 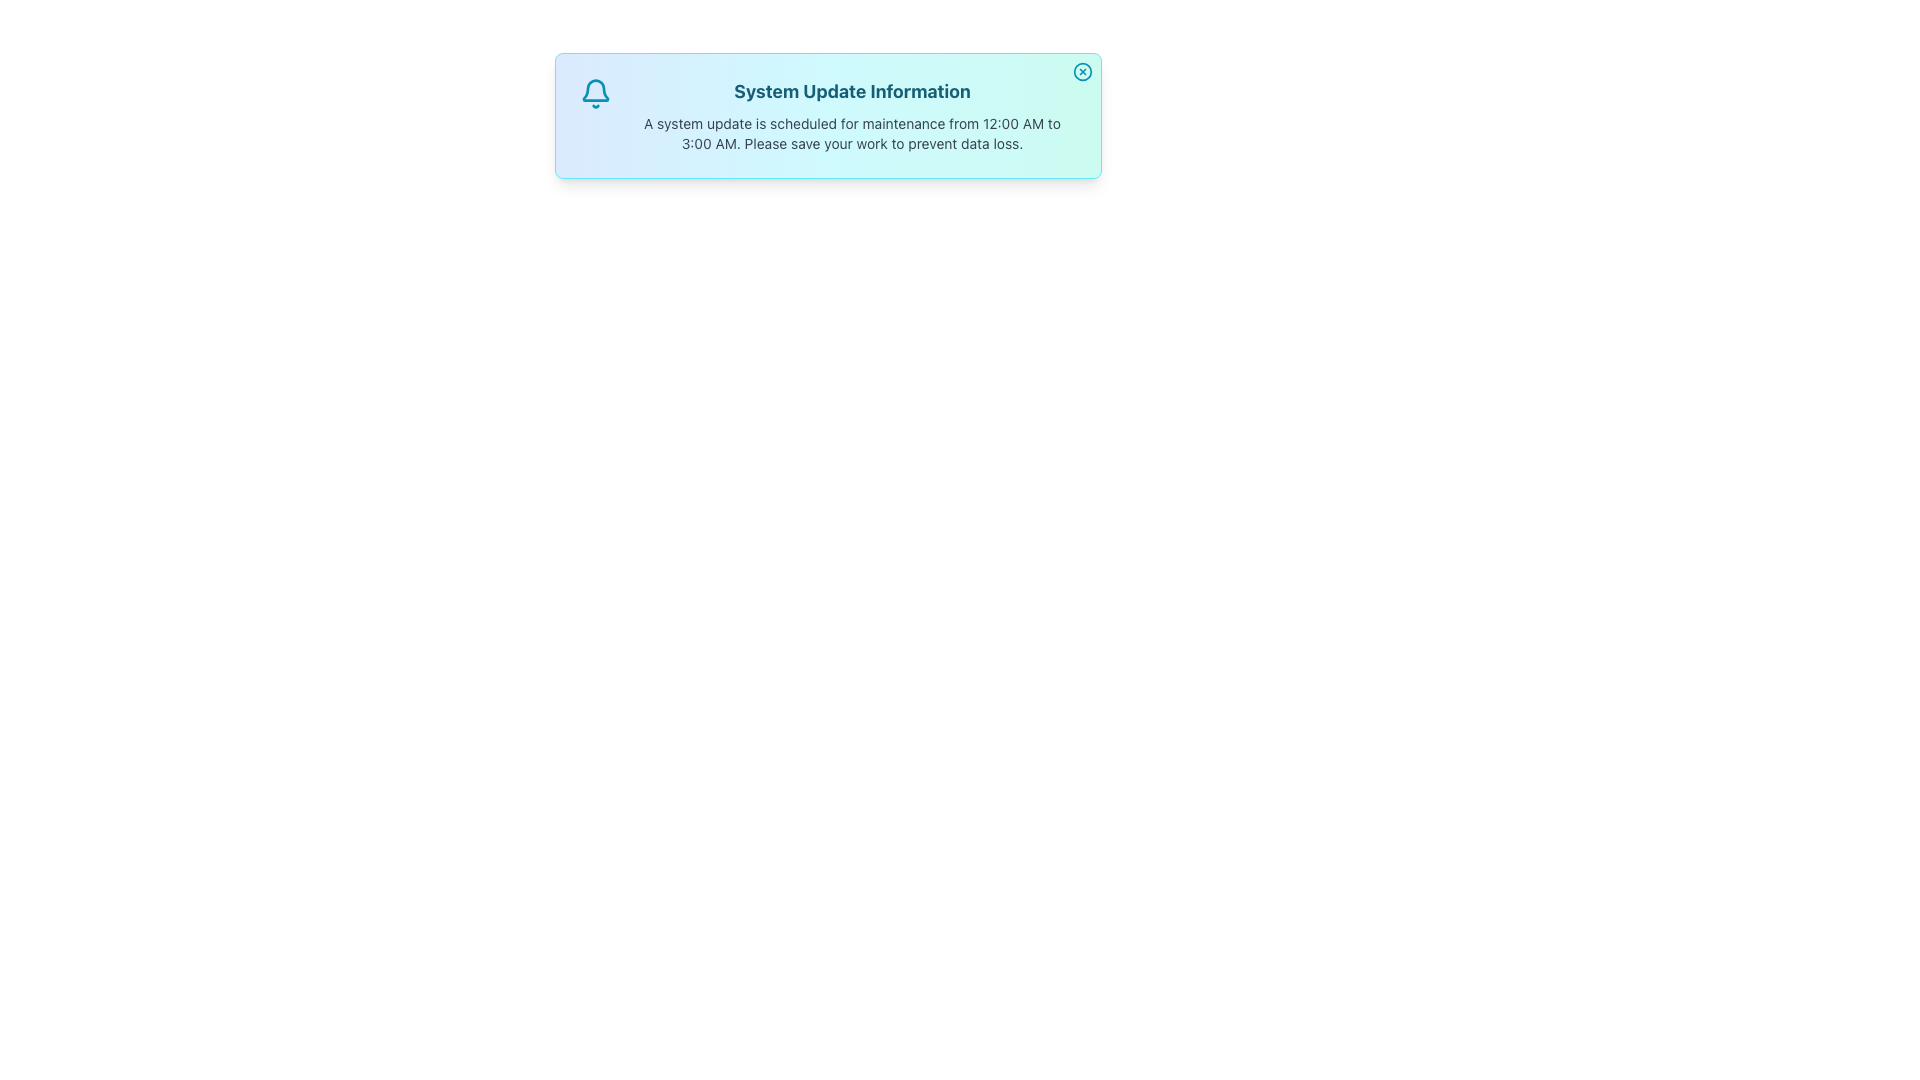 What do you see at coordinates (852, 115) in the screenshot?
I see `the Informational Text Block displaying 'System Update Information', which features a bold heading and a descriptive text on a light blue gradient background` at bounding box center [852, 115].